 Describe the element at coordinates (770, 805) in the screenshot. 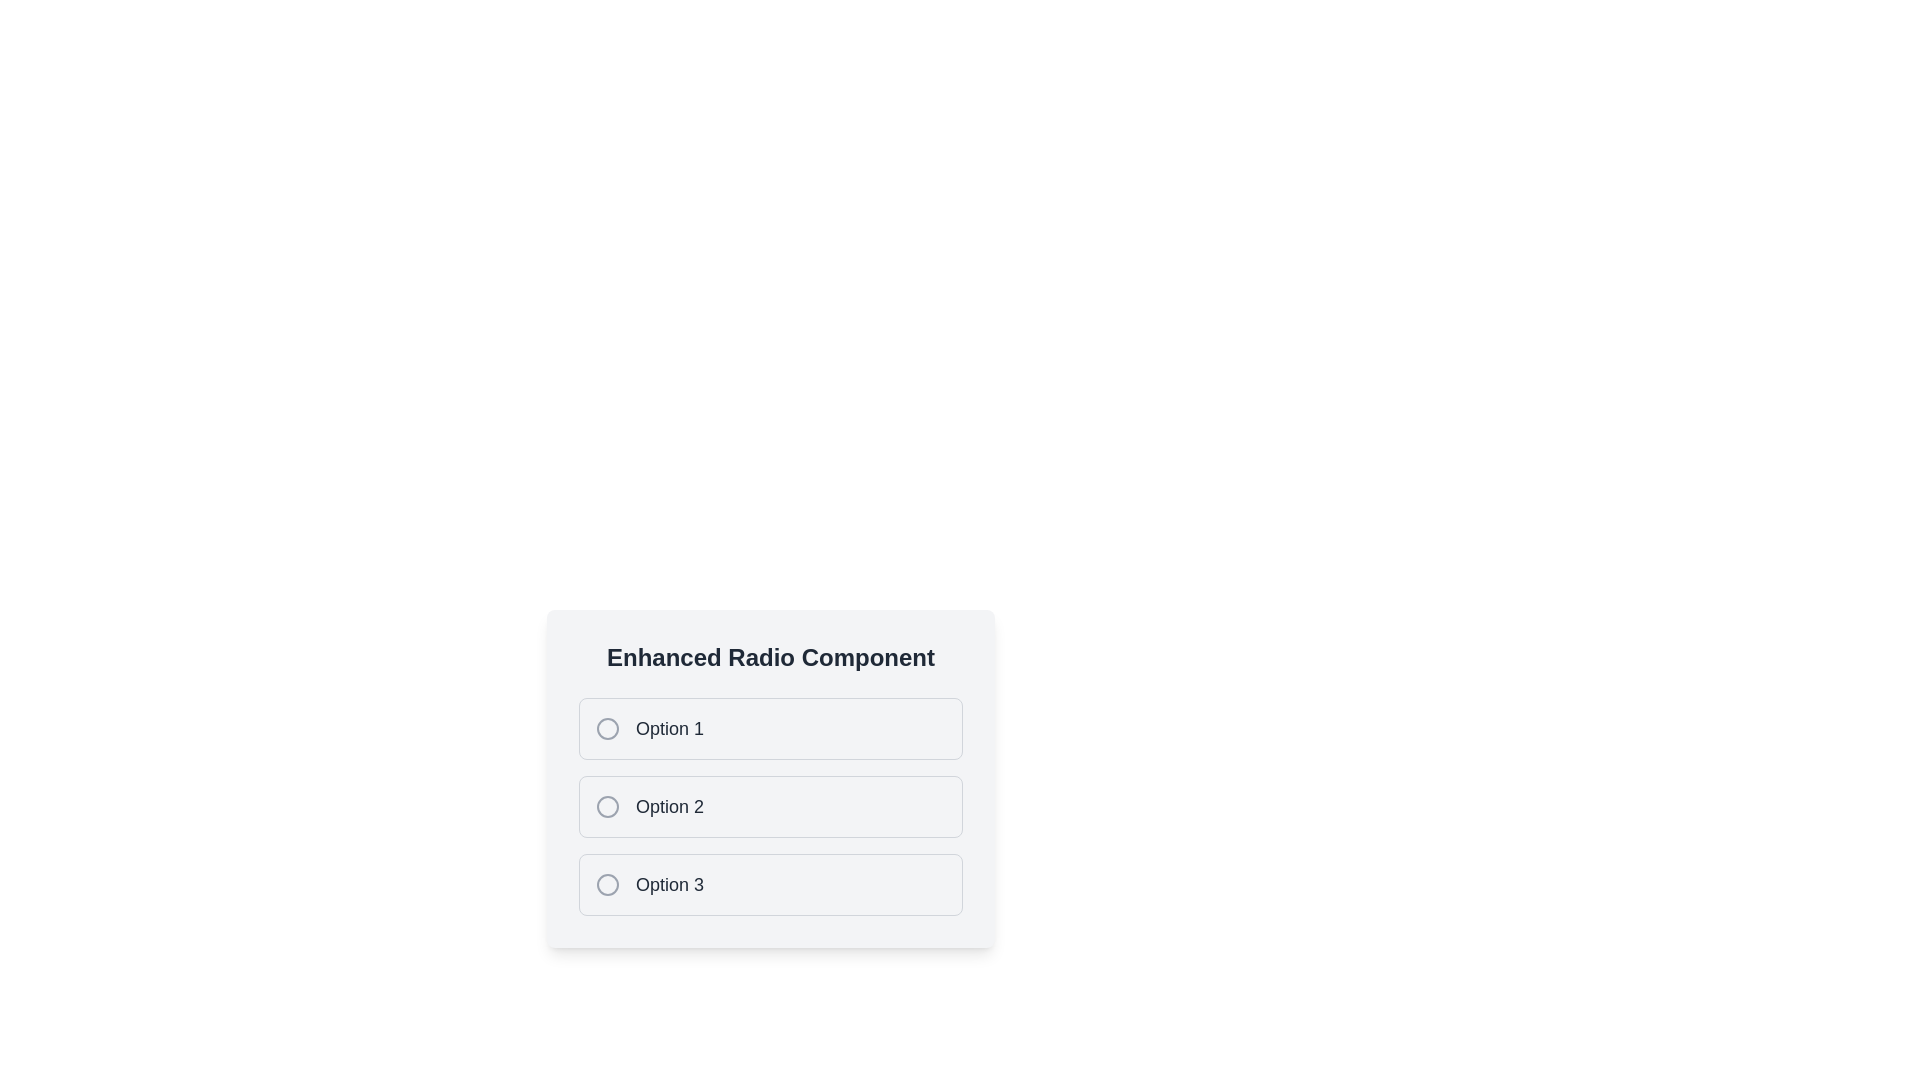

I see `the 'Option 2' radio button` at that location.